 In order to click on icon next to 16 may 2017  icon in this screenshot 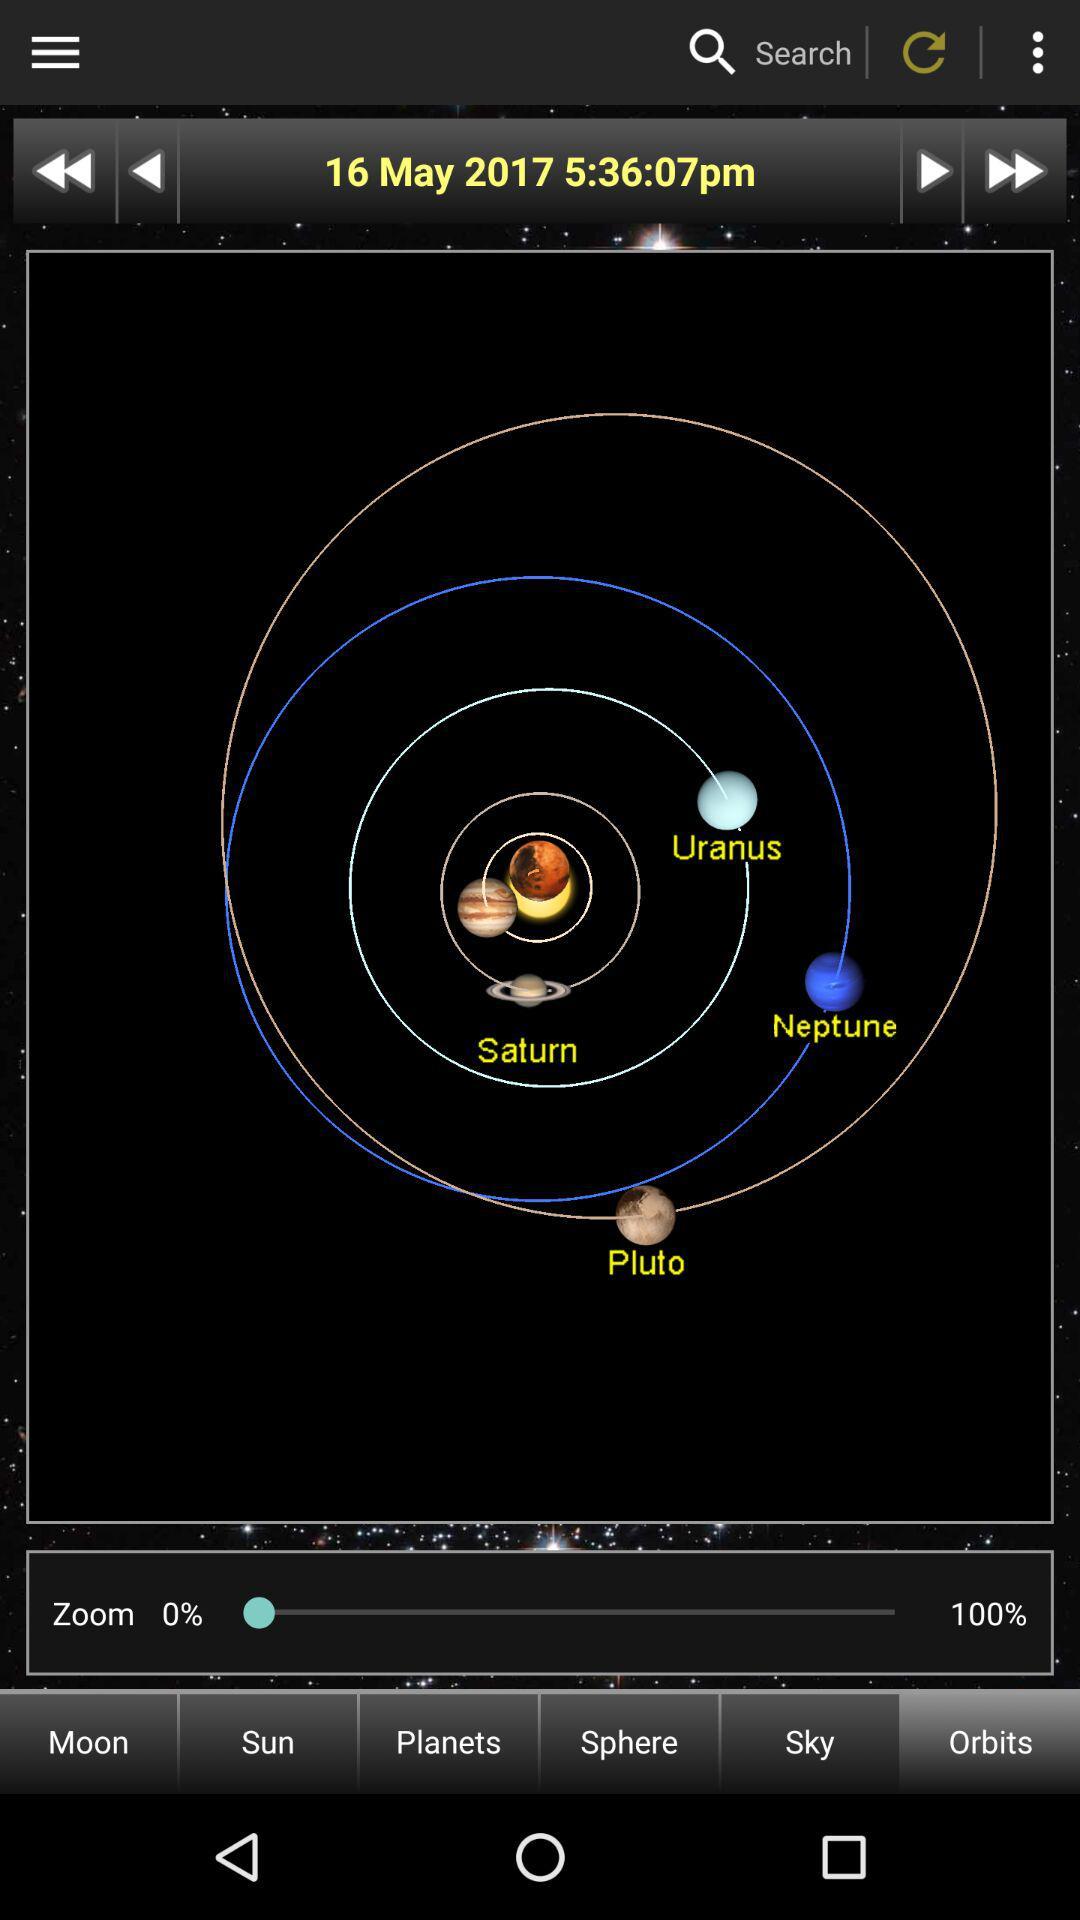, I will do `click(631, 171)`.